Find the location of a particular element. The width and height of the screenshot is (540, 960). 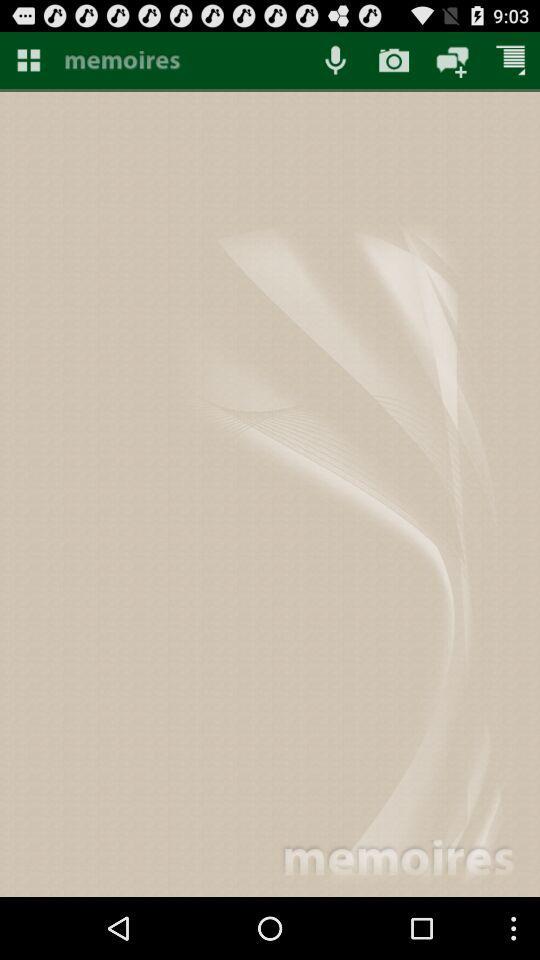

send new message is located at coordinates (452, 59).